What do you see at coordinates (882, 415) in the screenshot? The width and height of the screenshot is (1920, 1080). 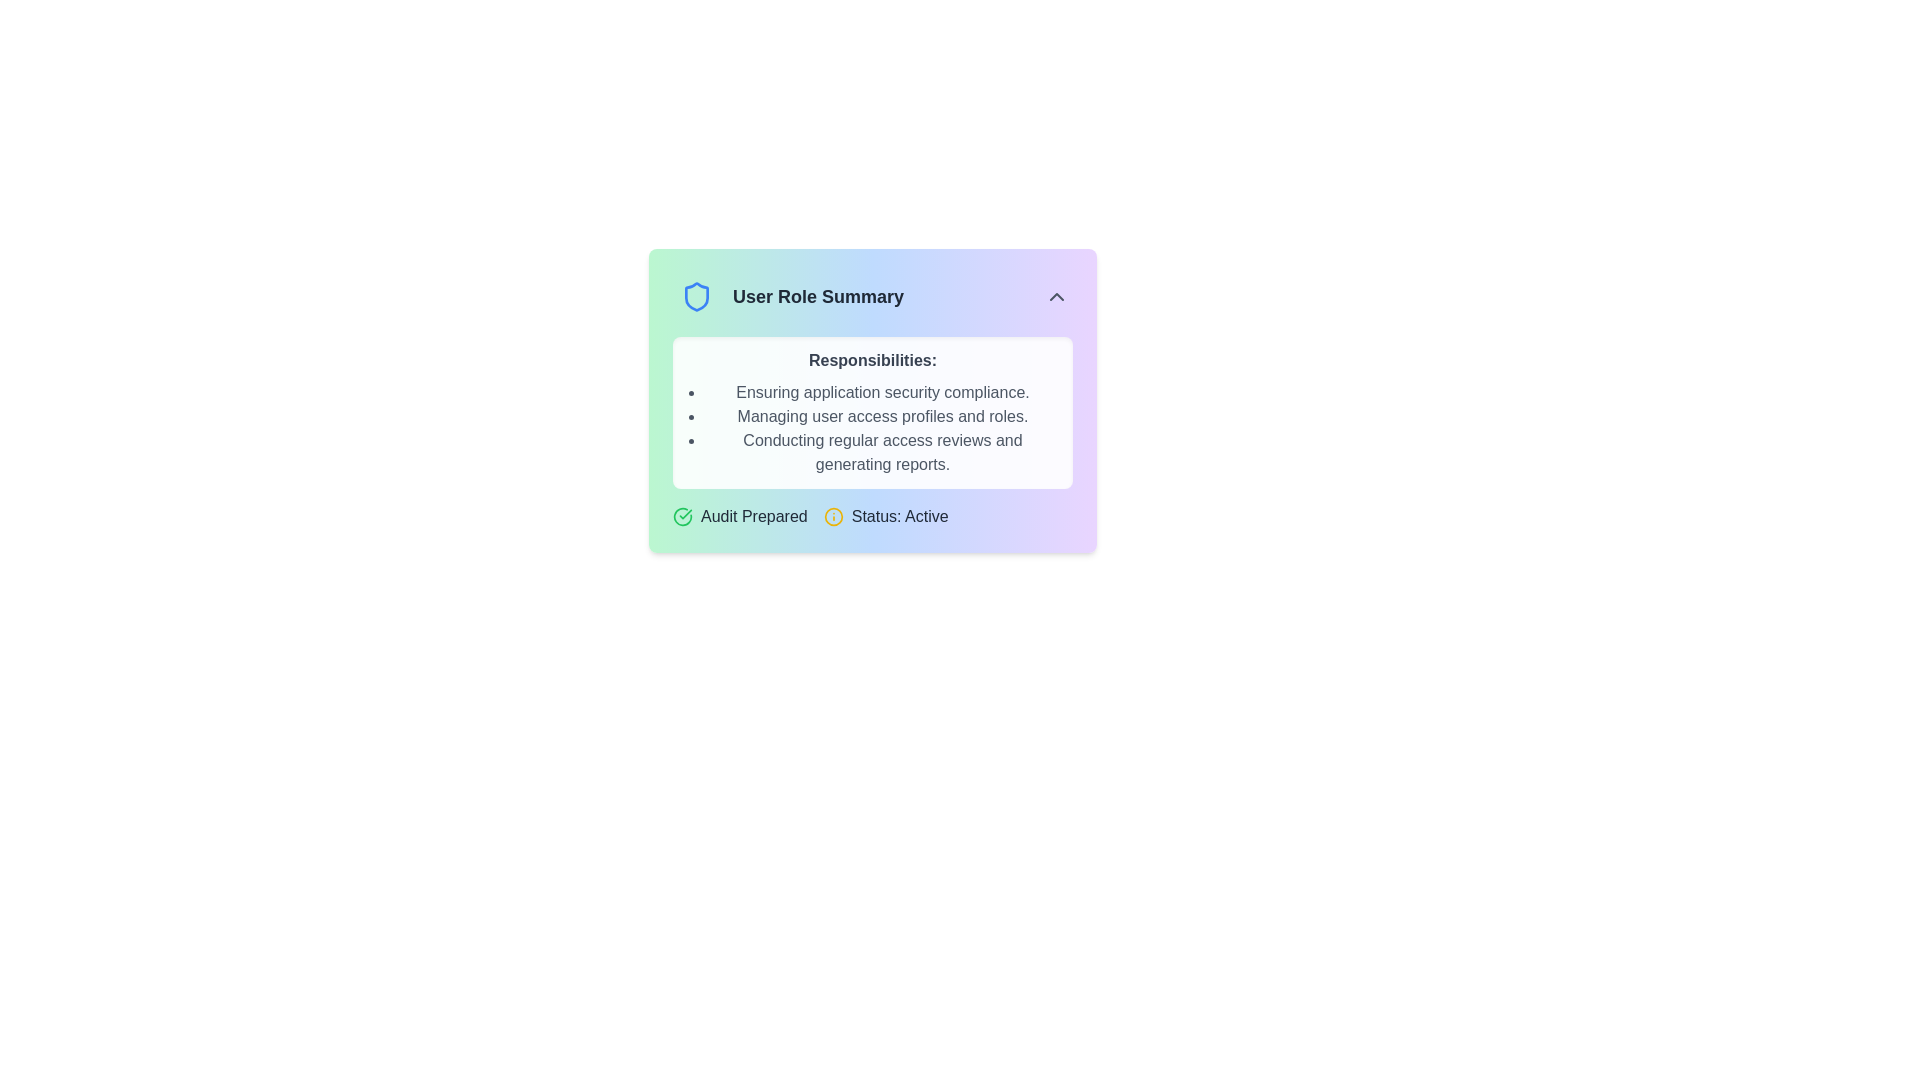 I see `the static text element displaying 'Managing user access profiles and roles.' which is the second item in the 'Responsibilities:' section of the 'User Role Summary' card` at bounding box center [882, 415].